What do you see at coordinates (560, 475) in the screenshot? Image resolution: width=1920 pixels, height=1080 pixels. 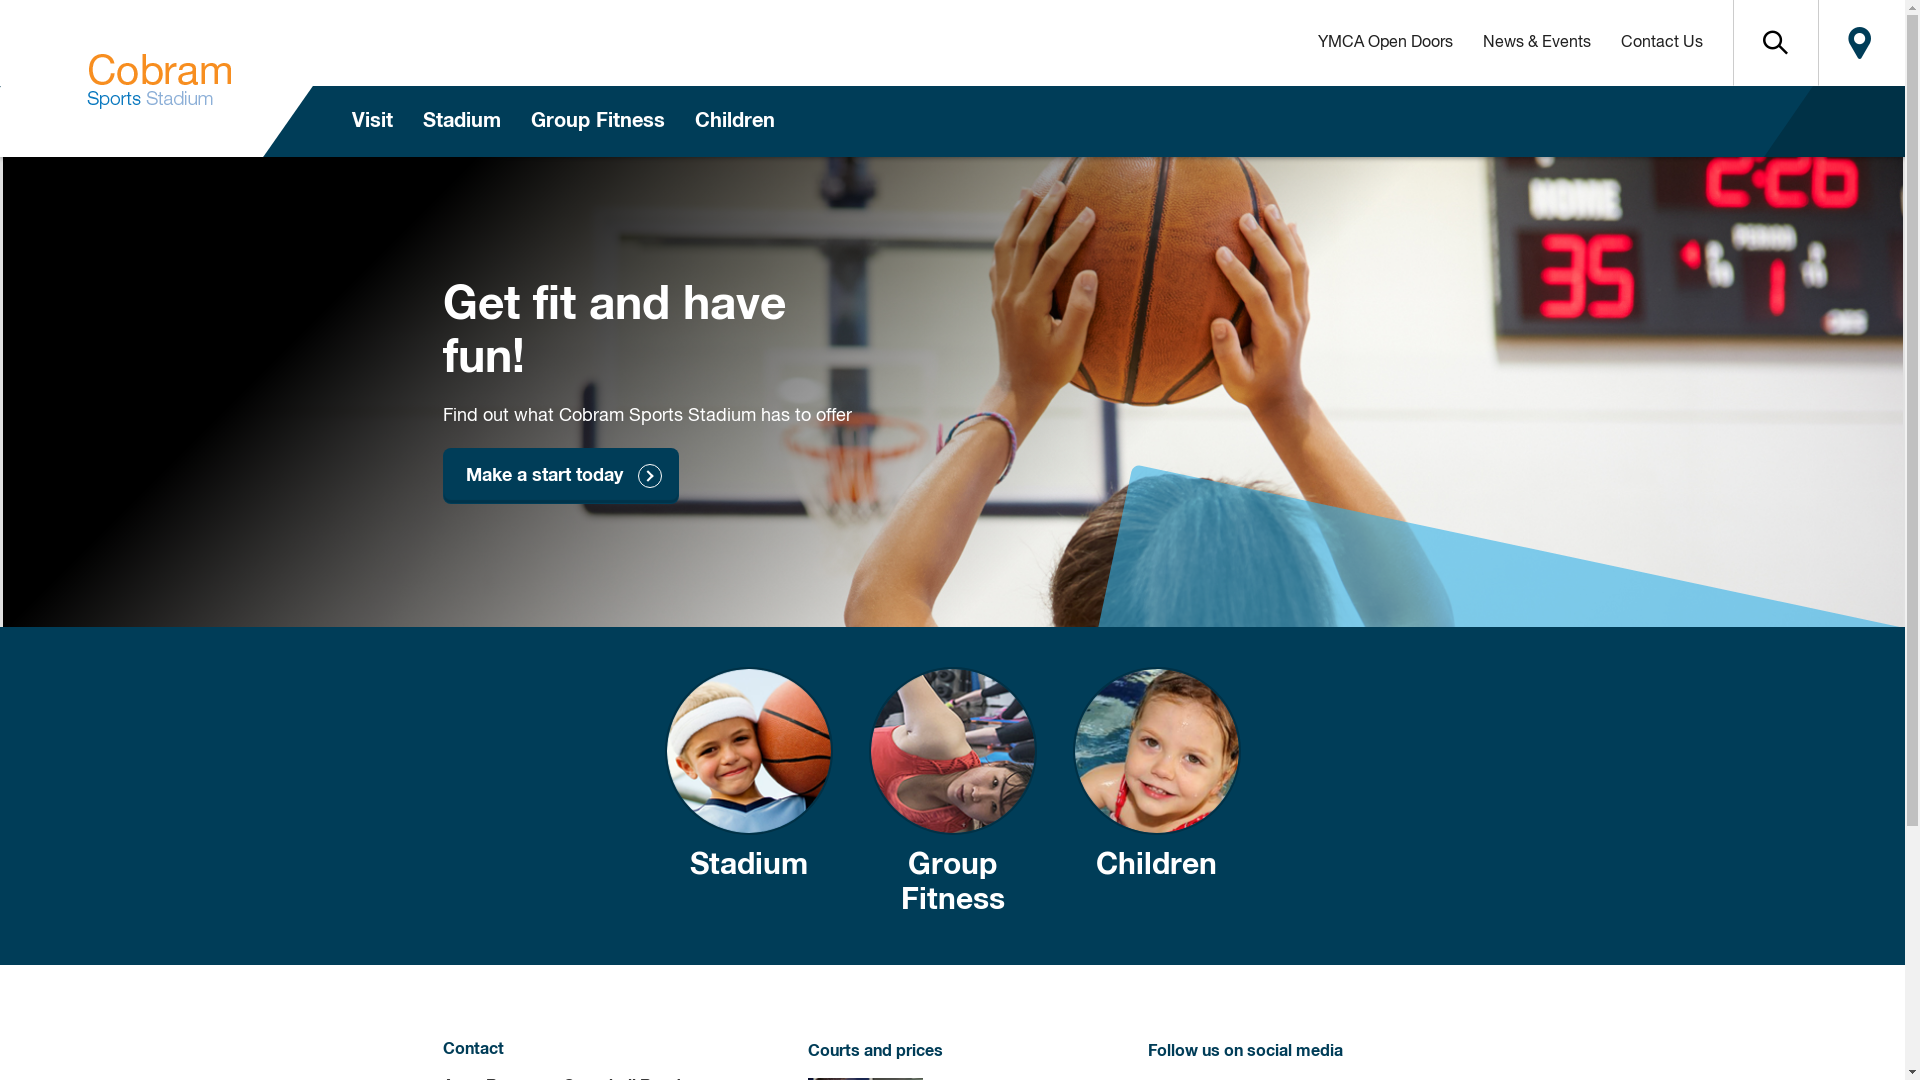 I see `'Make a start today'` at bounding box center [560, 475].